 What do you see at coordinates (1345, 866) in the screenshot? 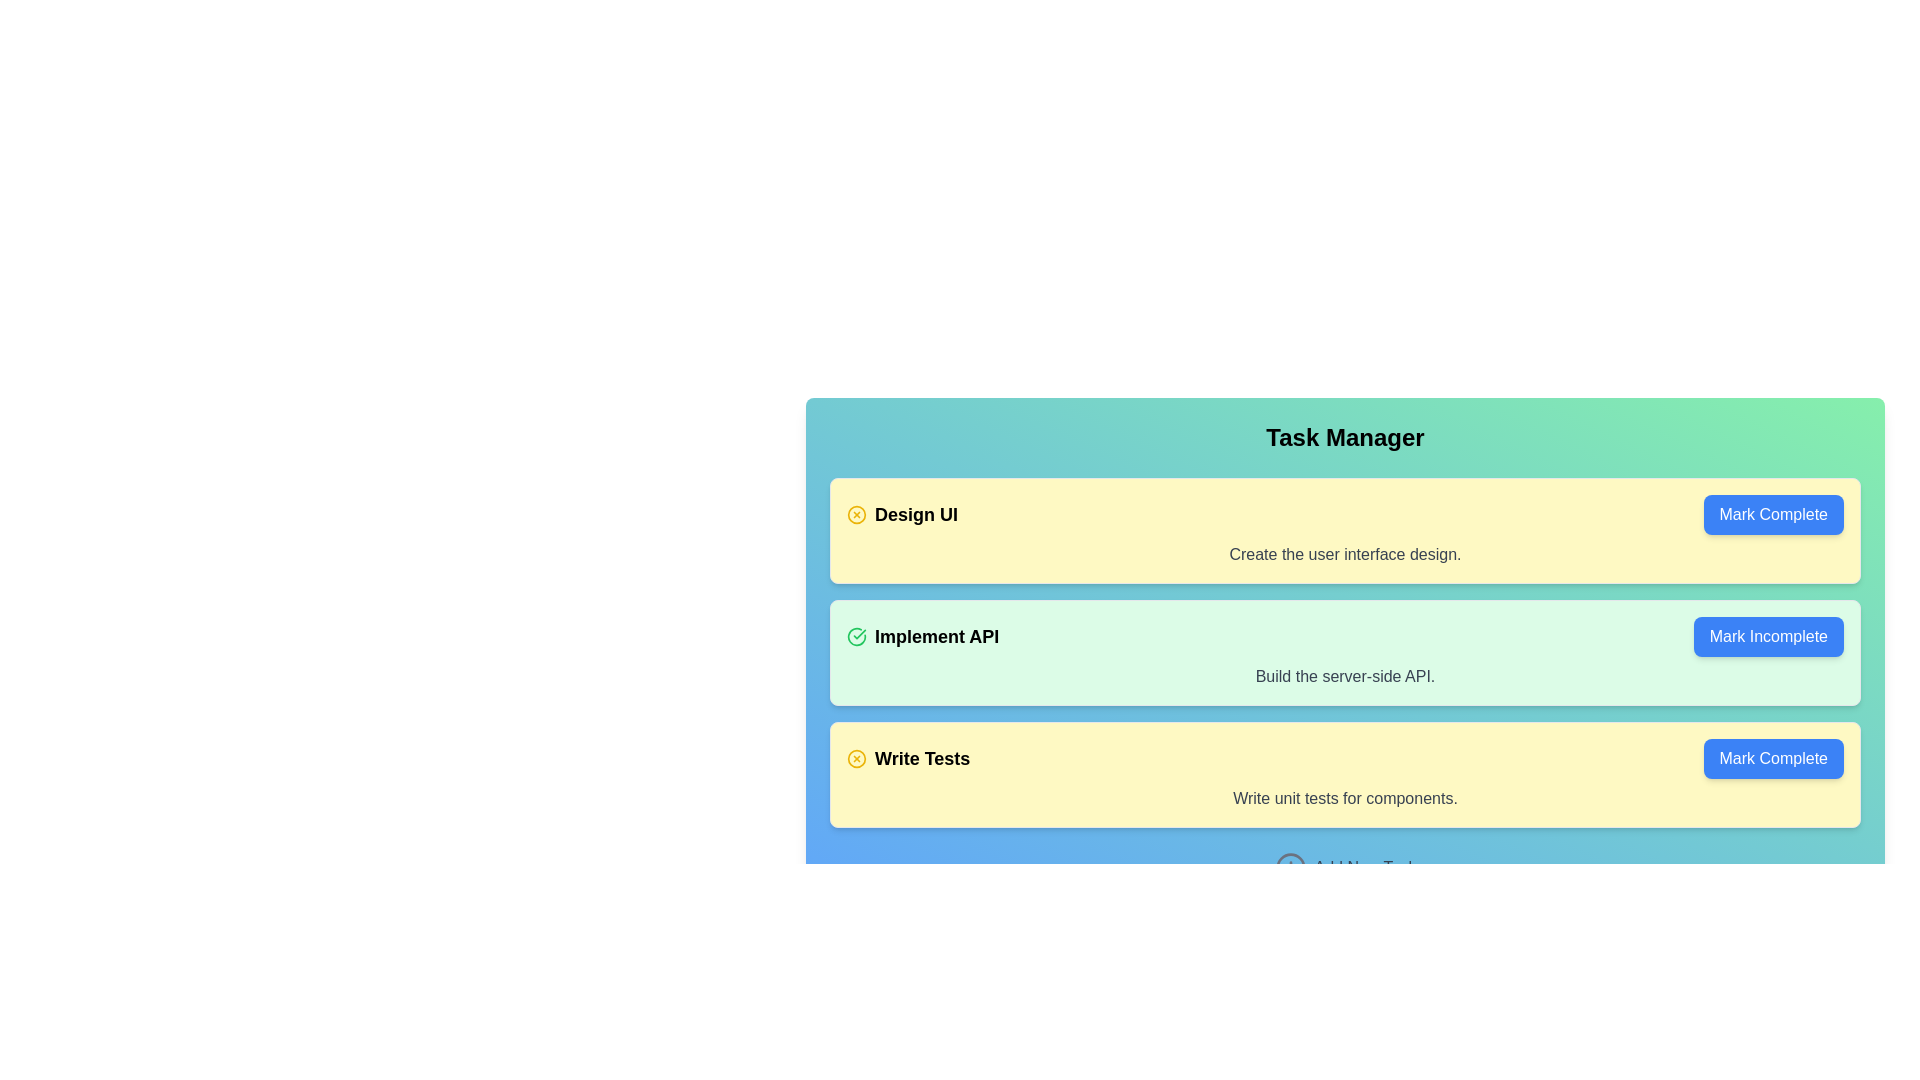
I see `the 'Add New Task' button, which features a centered icon with a plus sign and text` at bounding box center [1345, 866].